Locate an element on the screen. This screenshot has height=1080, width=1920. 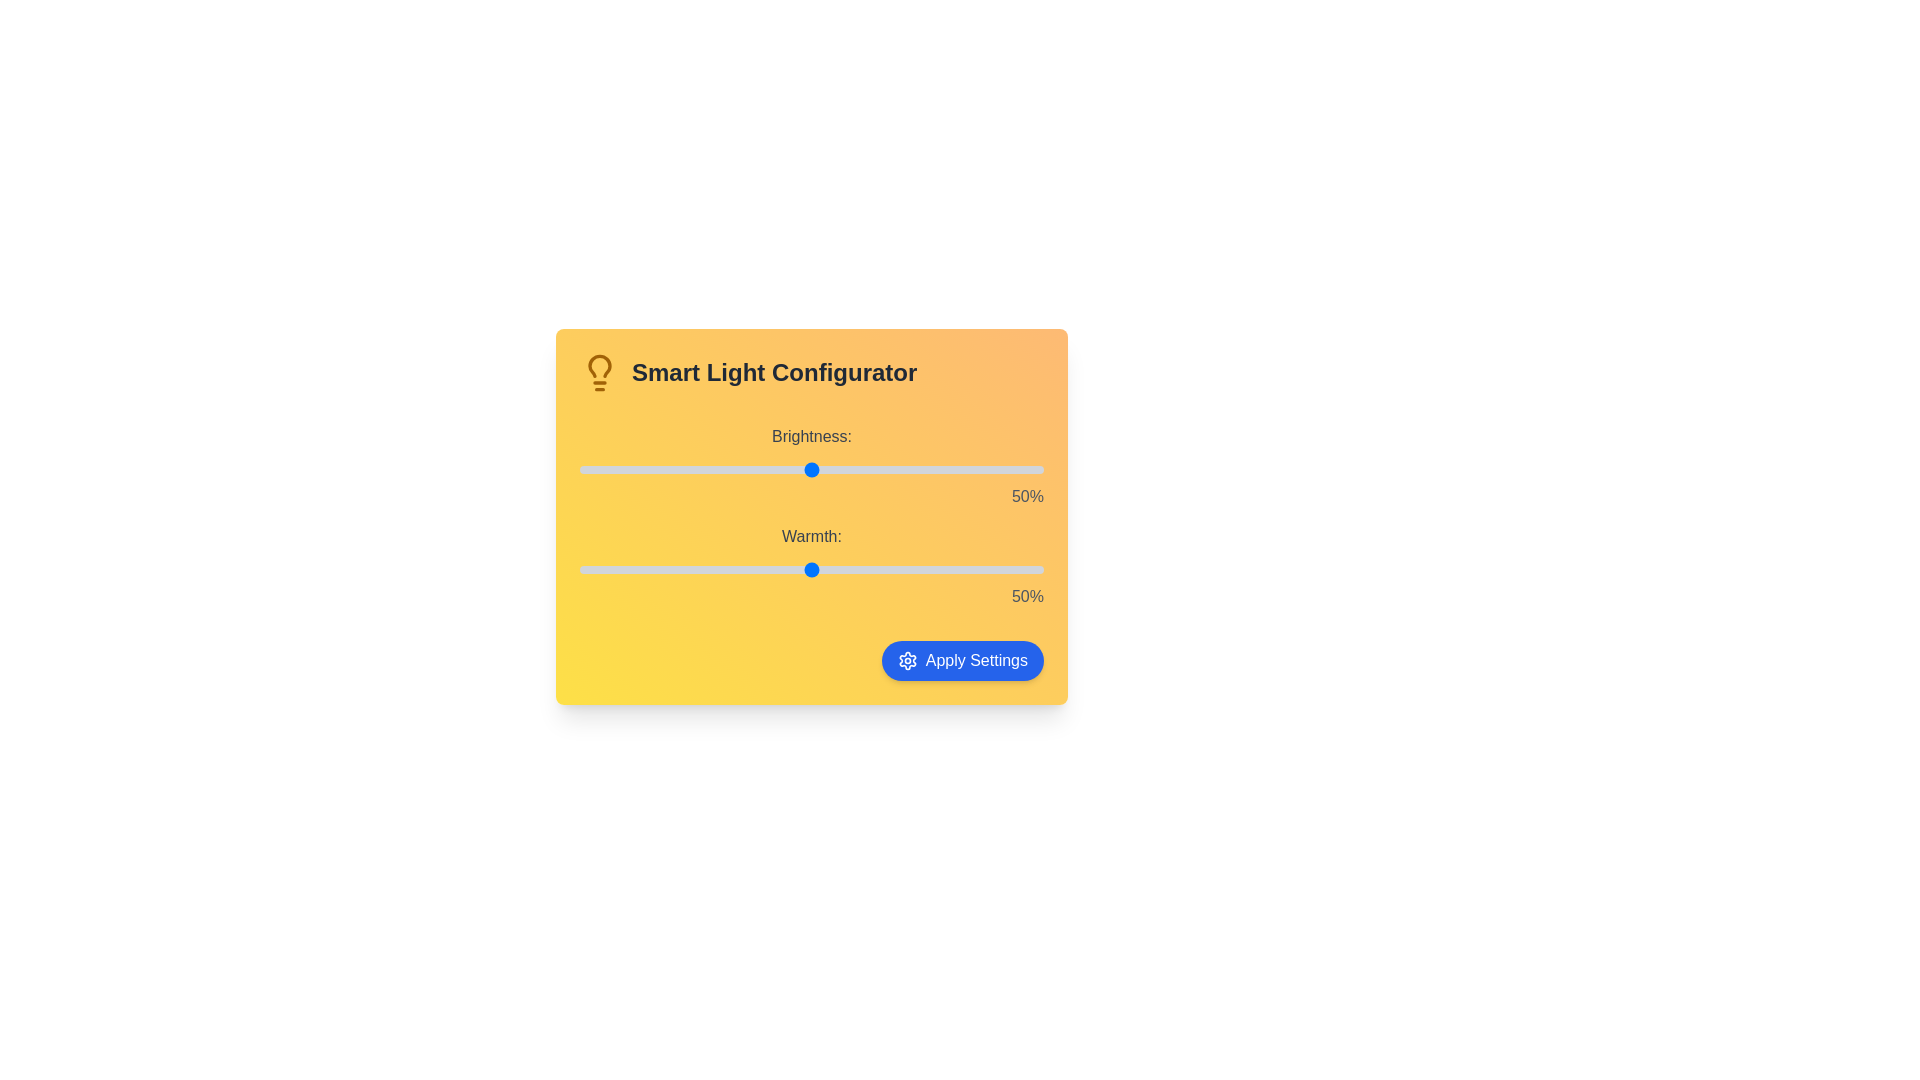
the brightness is located at coordinates (802, 470).